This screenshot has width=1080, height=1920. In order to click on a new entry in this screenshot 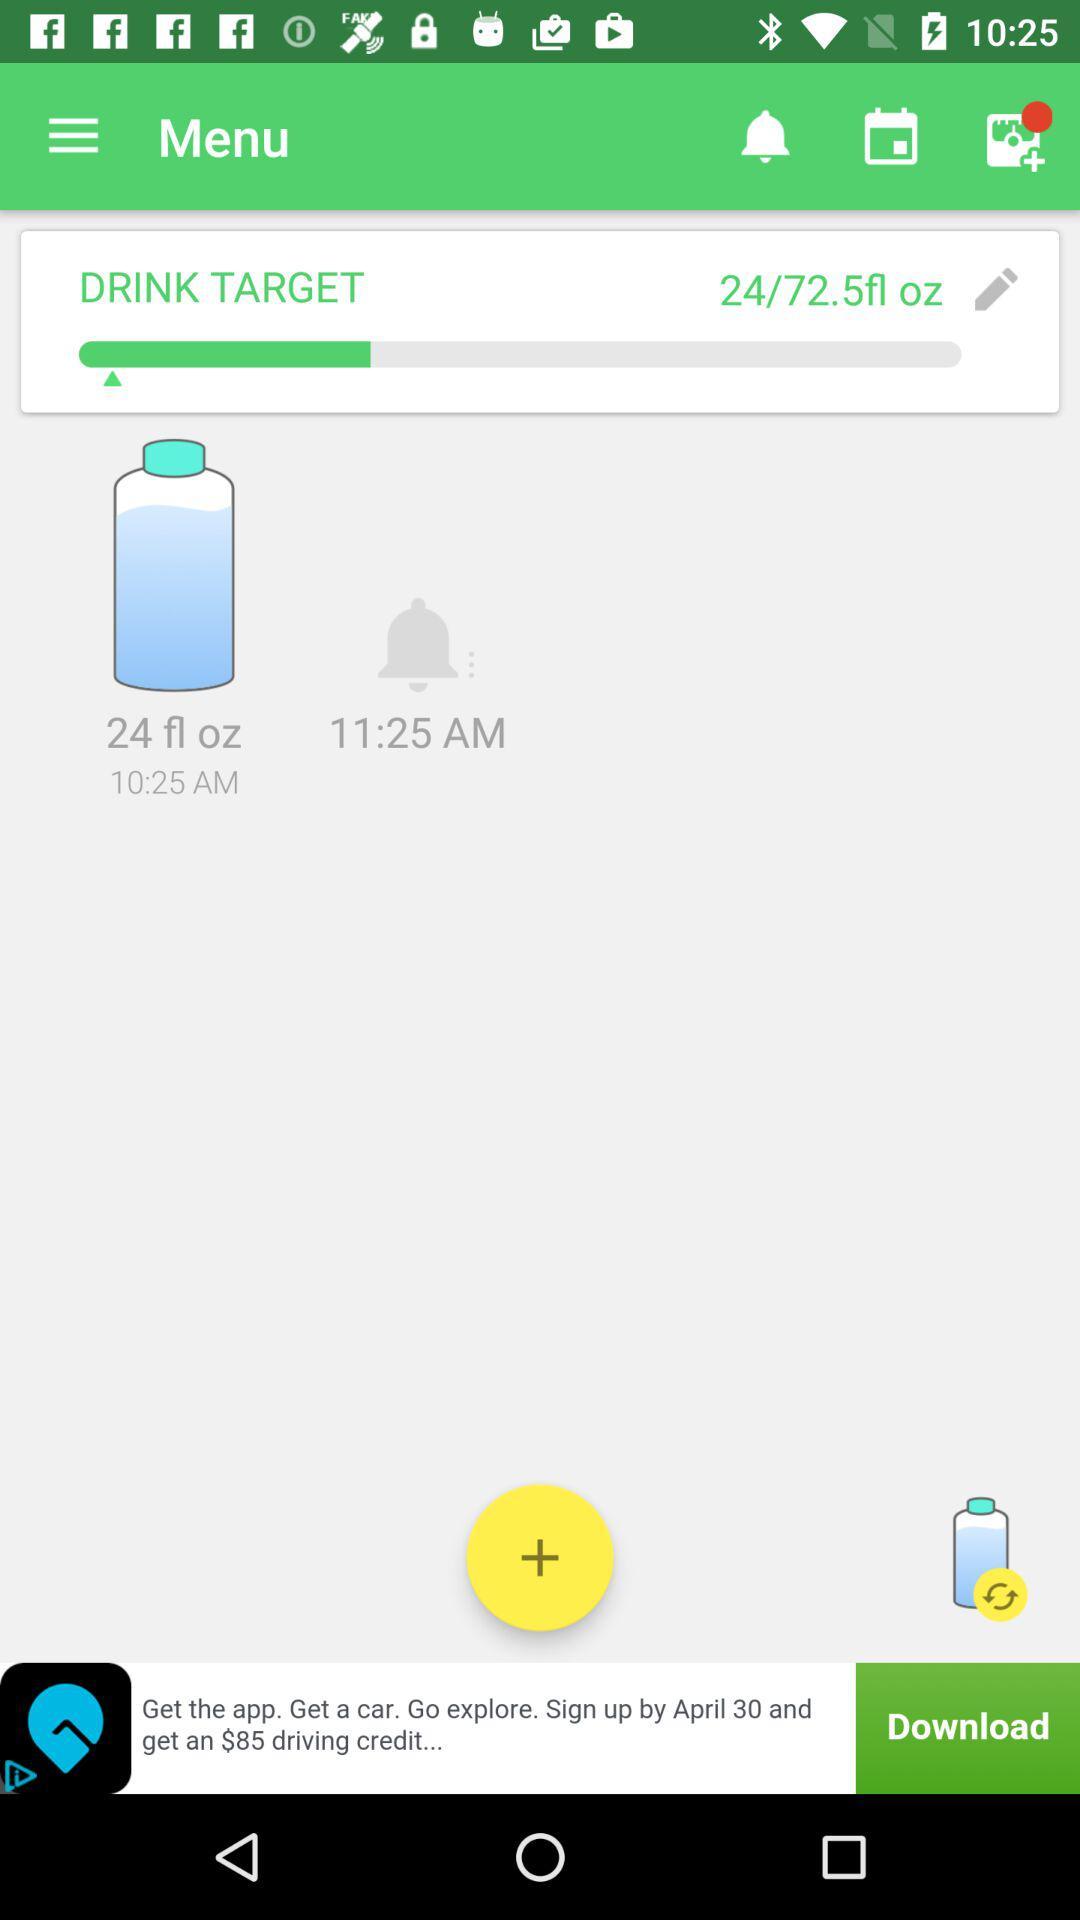, I will do `click(540, 1556)`.